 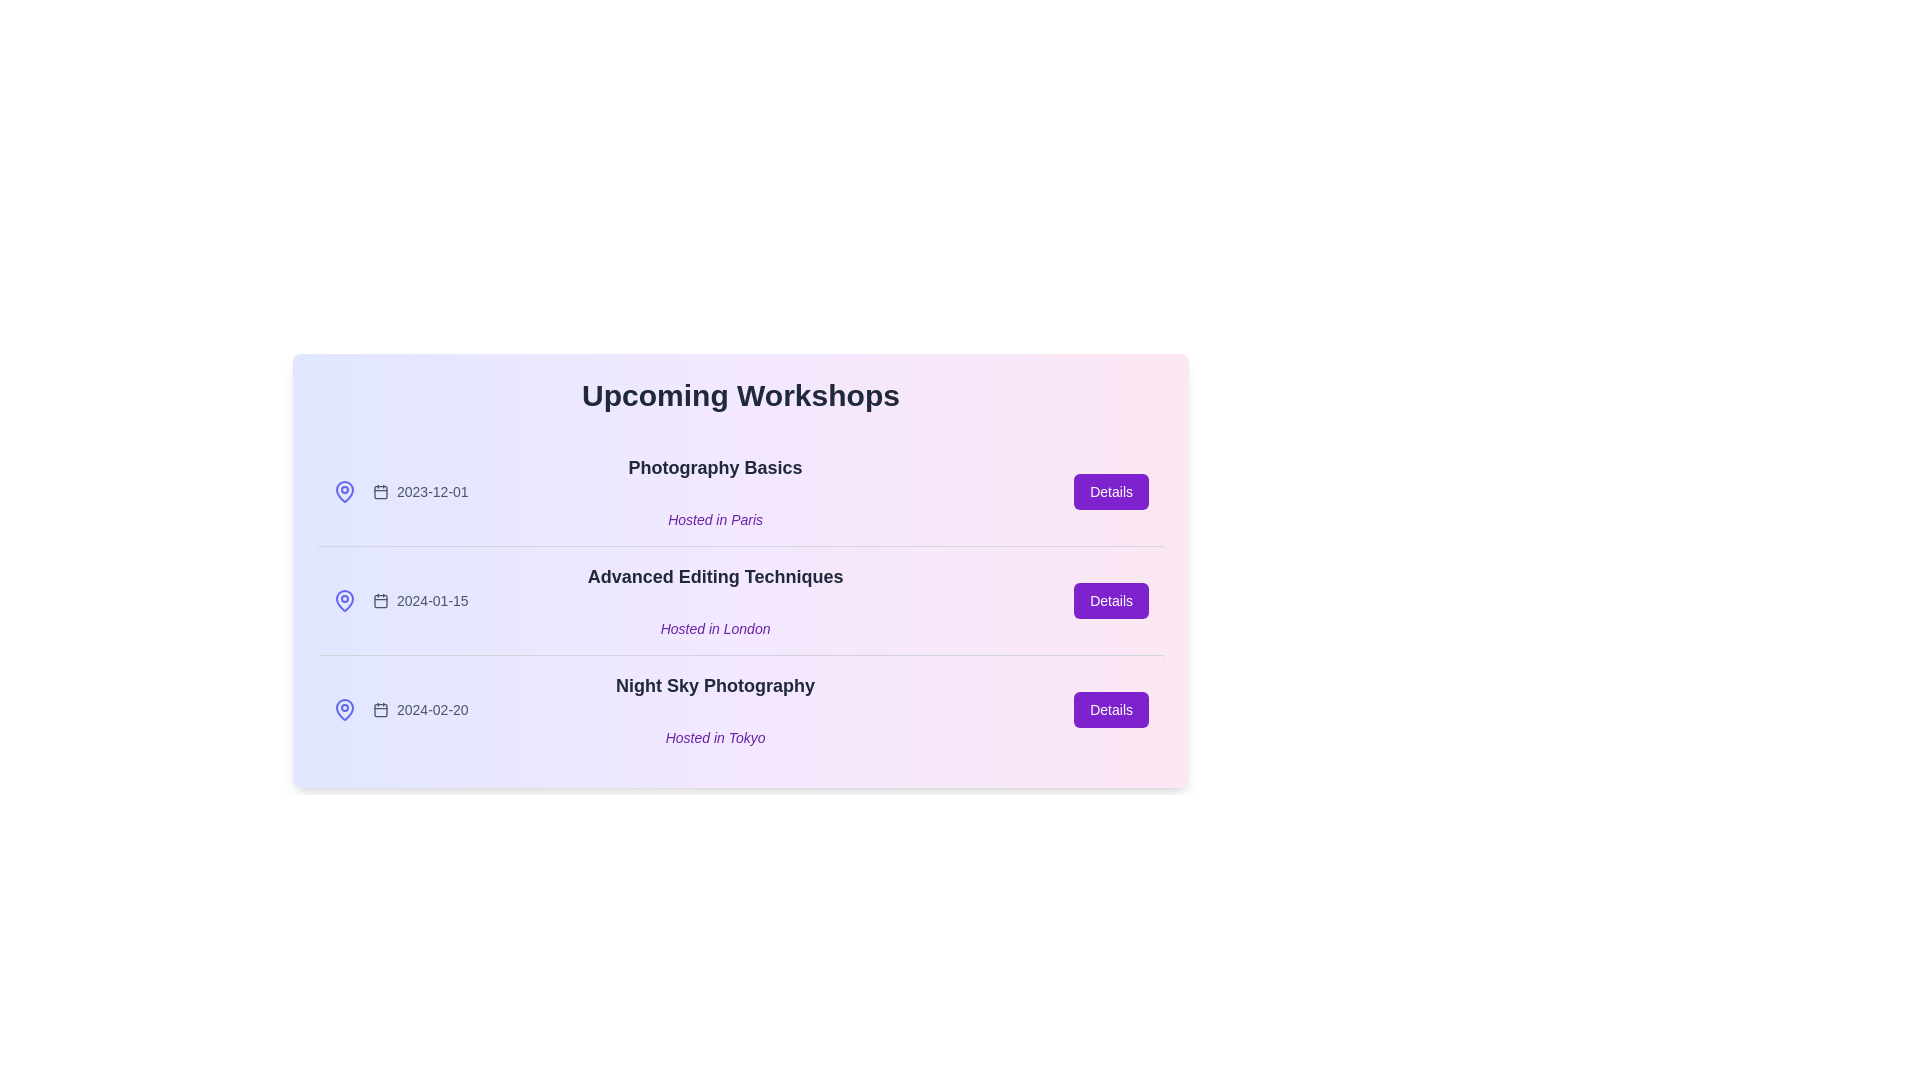 What do you see at coordinates (1110, 708) in the screenshot?
I see `the 'Details' button for the workshop titled 'Night Sky Photography'` at bounding box center [1110, 708].